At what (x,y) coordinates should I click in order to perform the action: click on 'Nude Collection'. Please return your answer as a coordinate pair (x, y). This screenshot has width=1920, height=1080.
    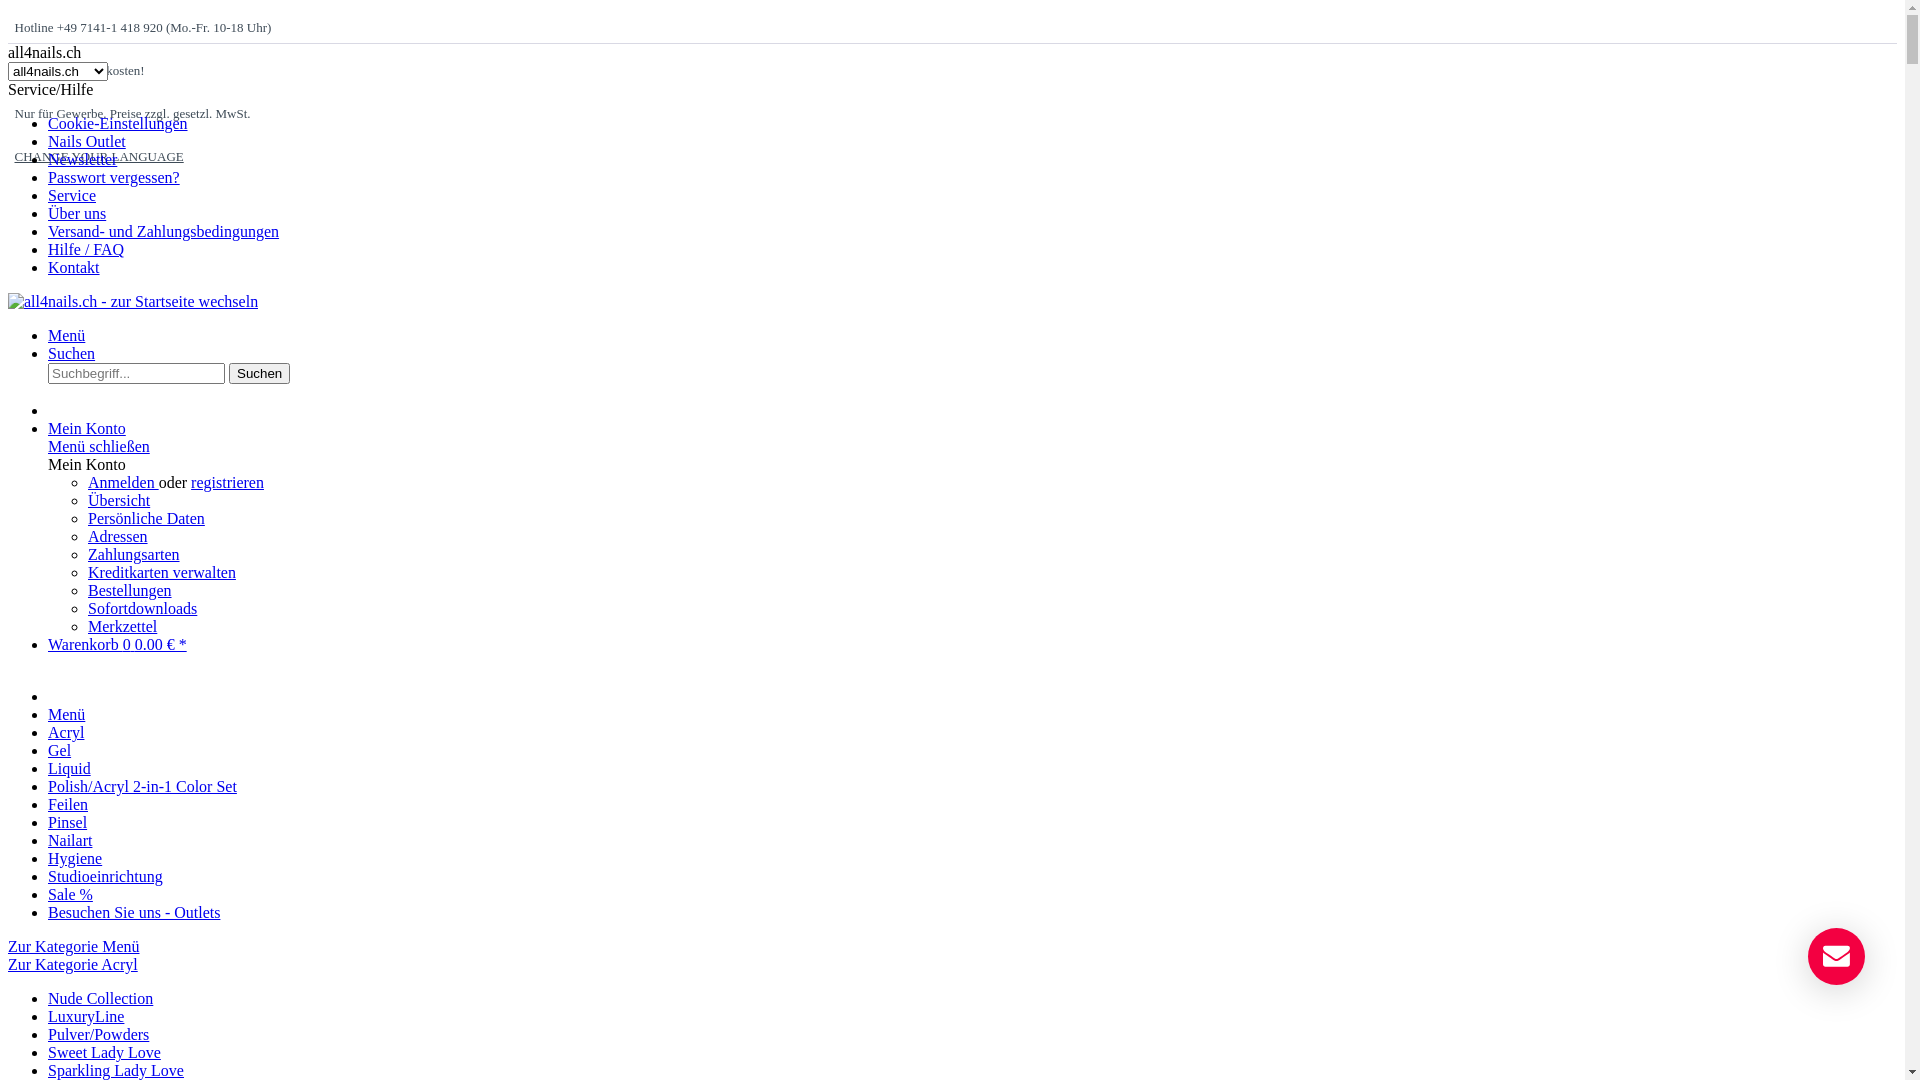
    Looking at the image, I should click on (48, 998).